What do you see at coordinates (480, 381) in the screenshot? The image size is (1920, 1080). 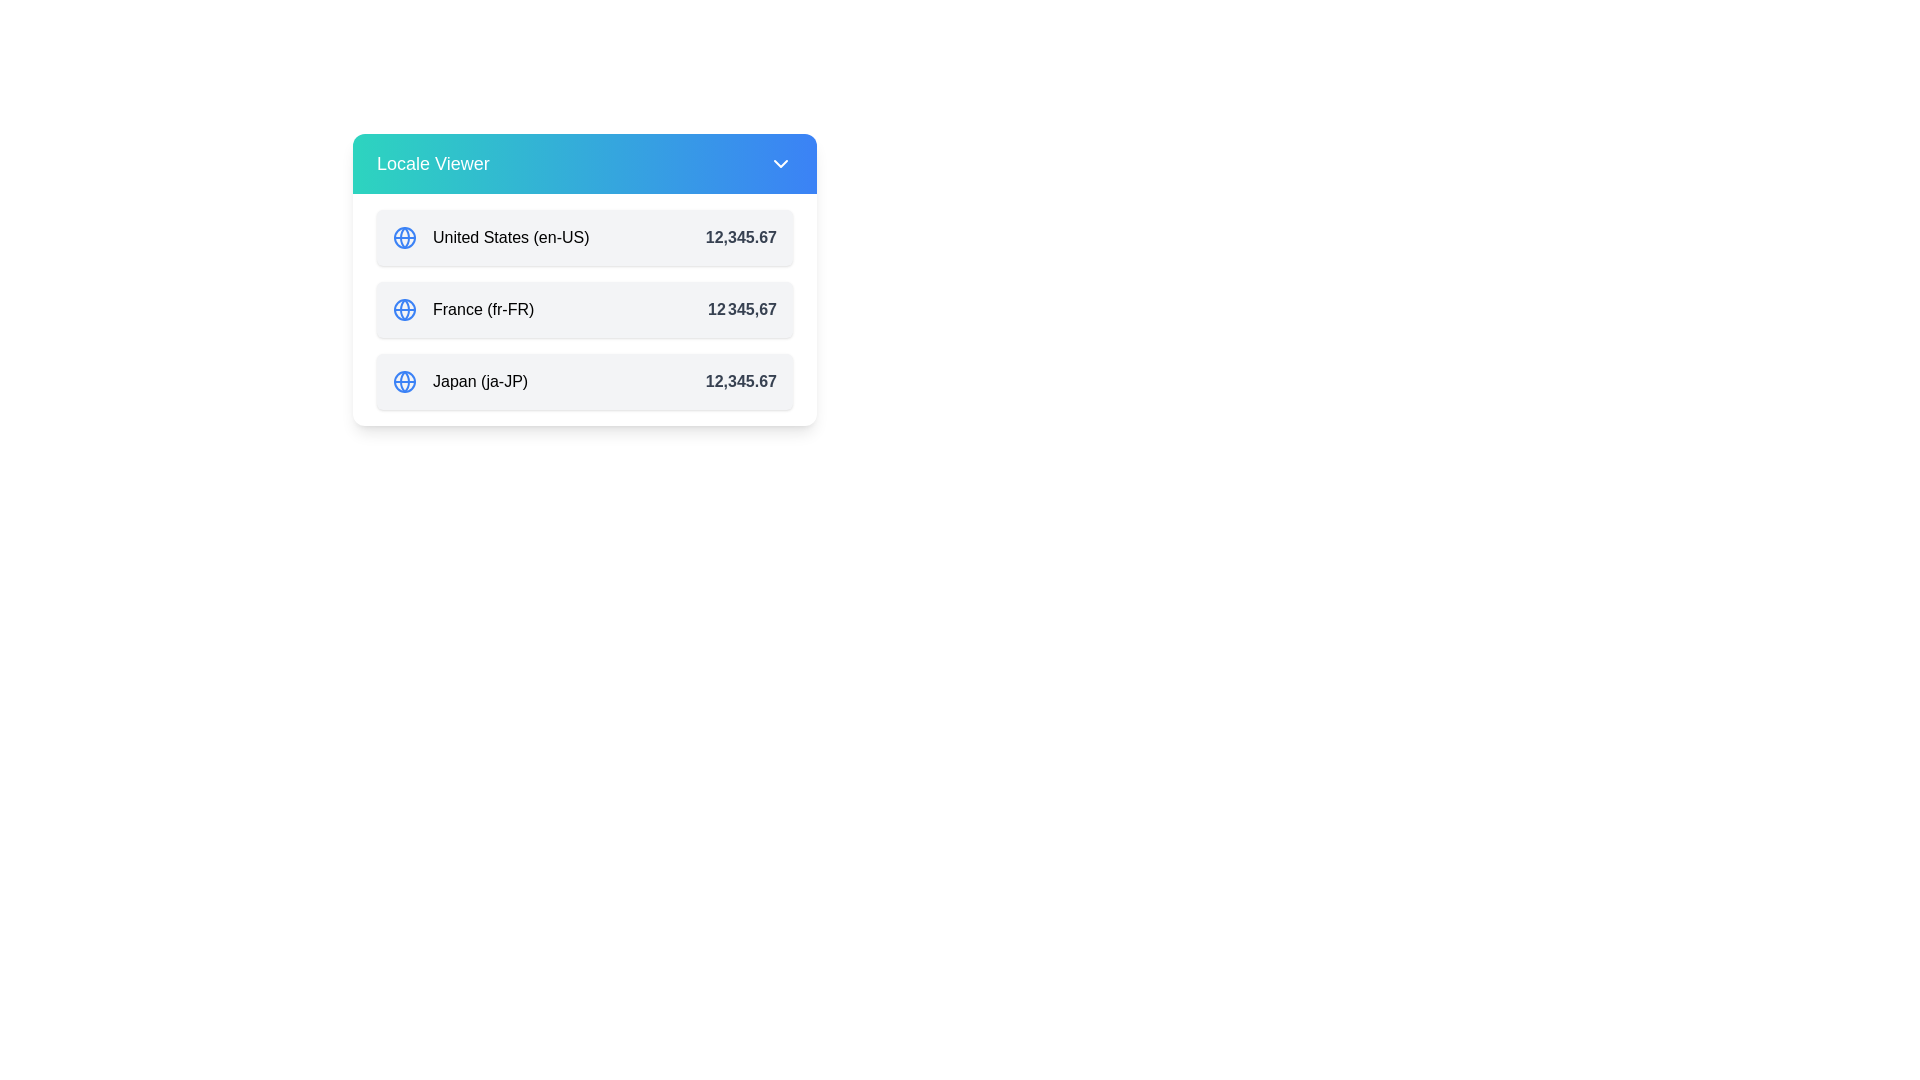 I see `the text label displaying 'Japan (ja-JP)'` at bounding box center [480, 381].